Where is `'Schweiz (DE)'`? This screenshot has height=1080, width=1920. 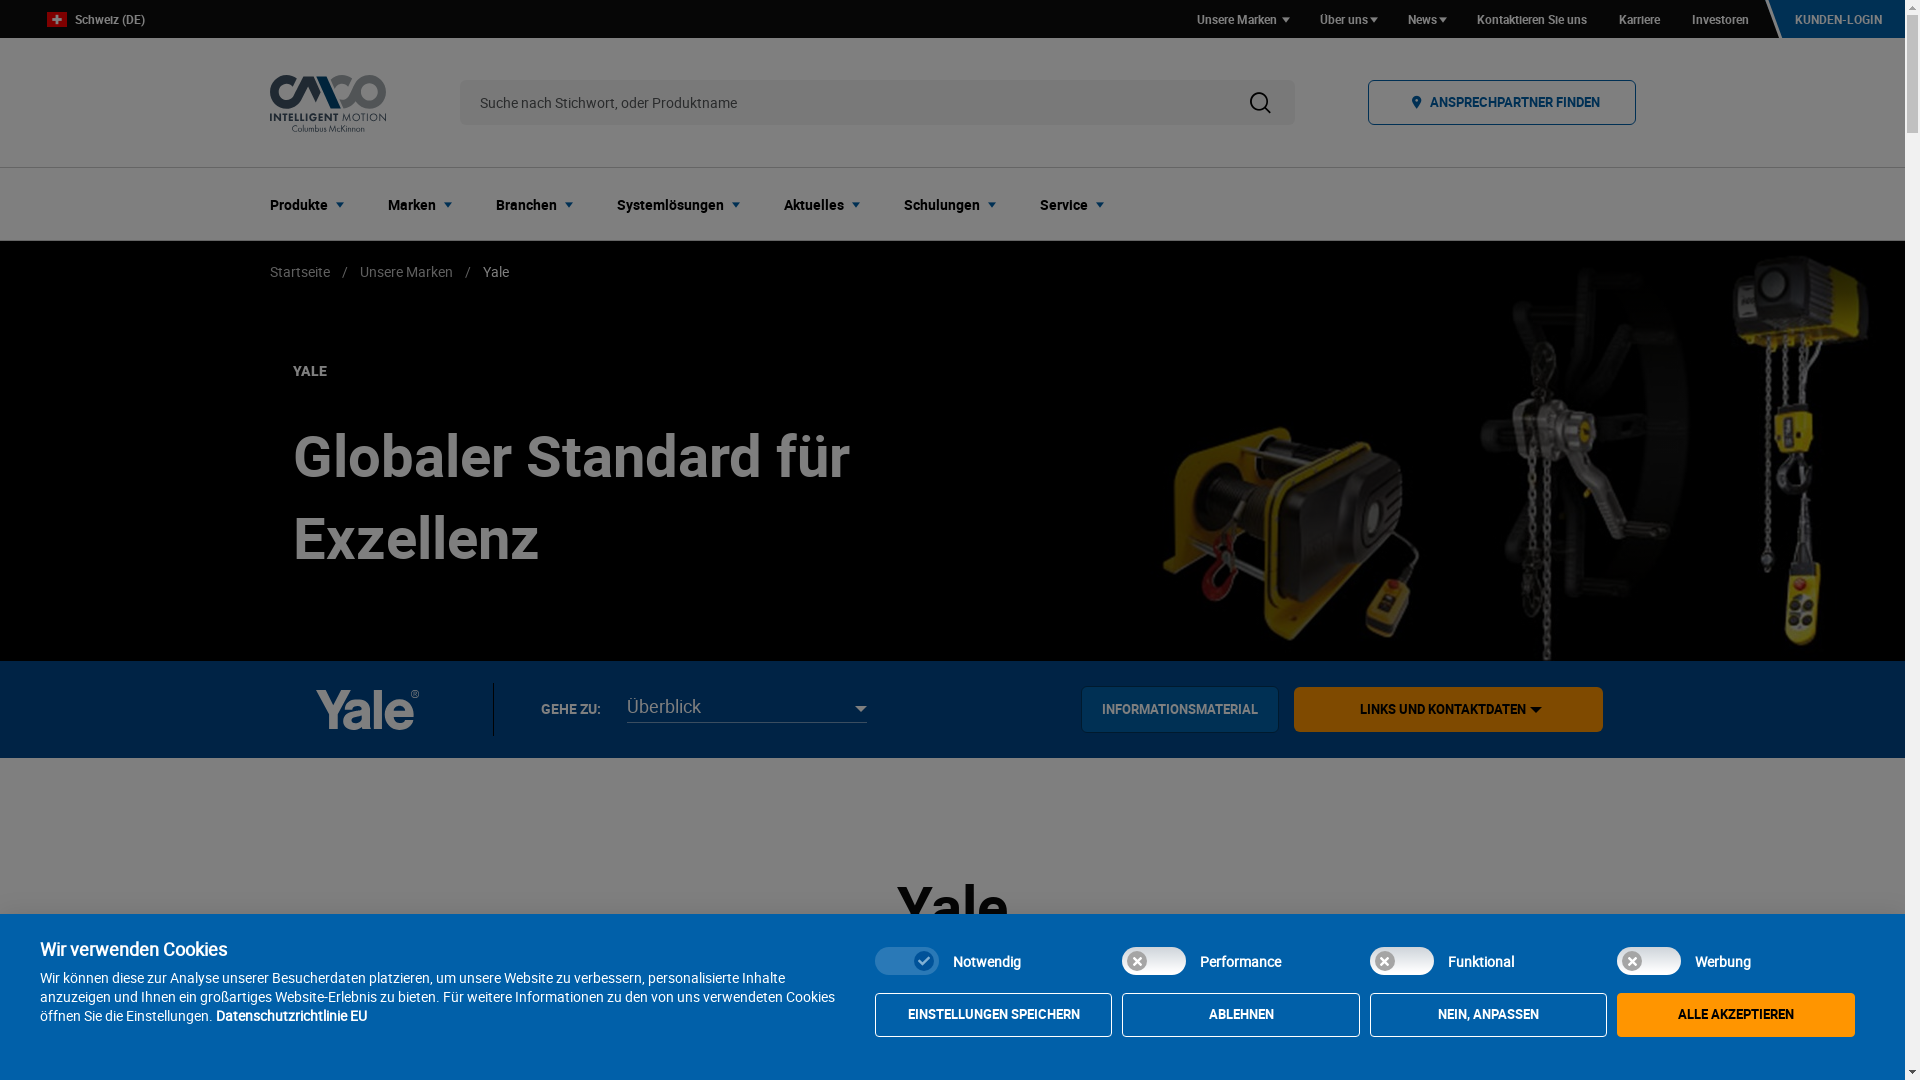
'Schweiz (DE)' is located at coordinates (87, 19).